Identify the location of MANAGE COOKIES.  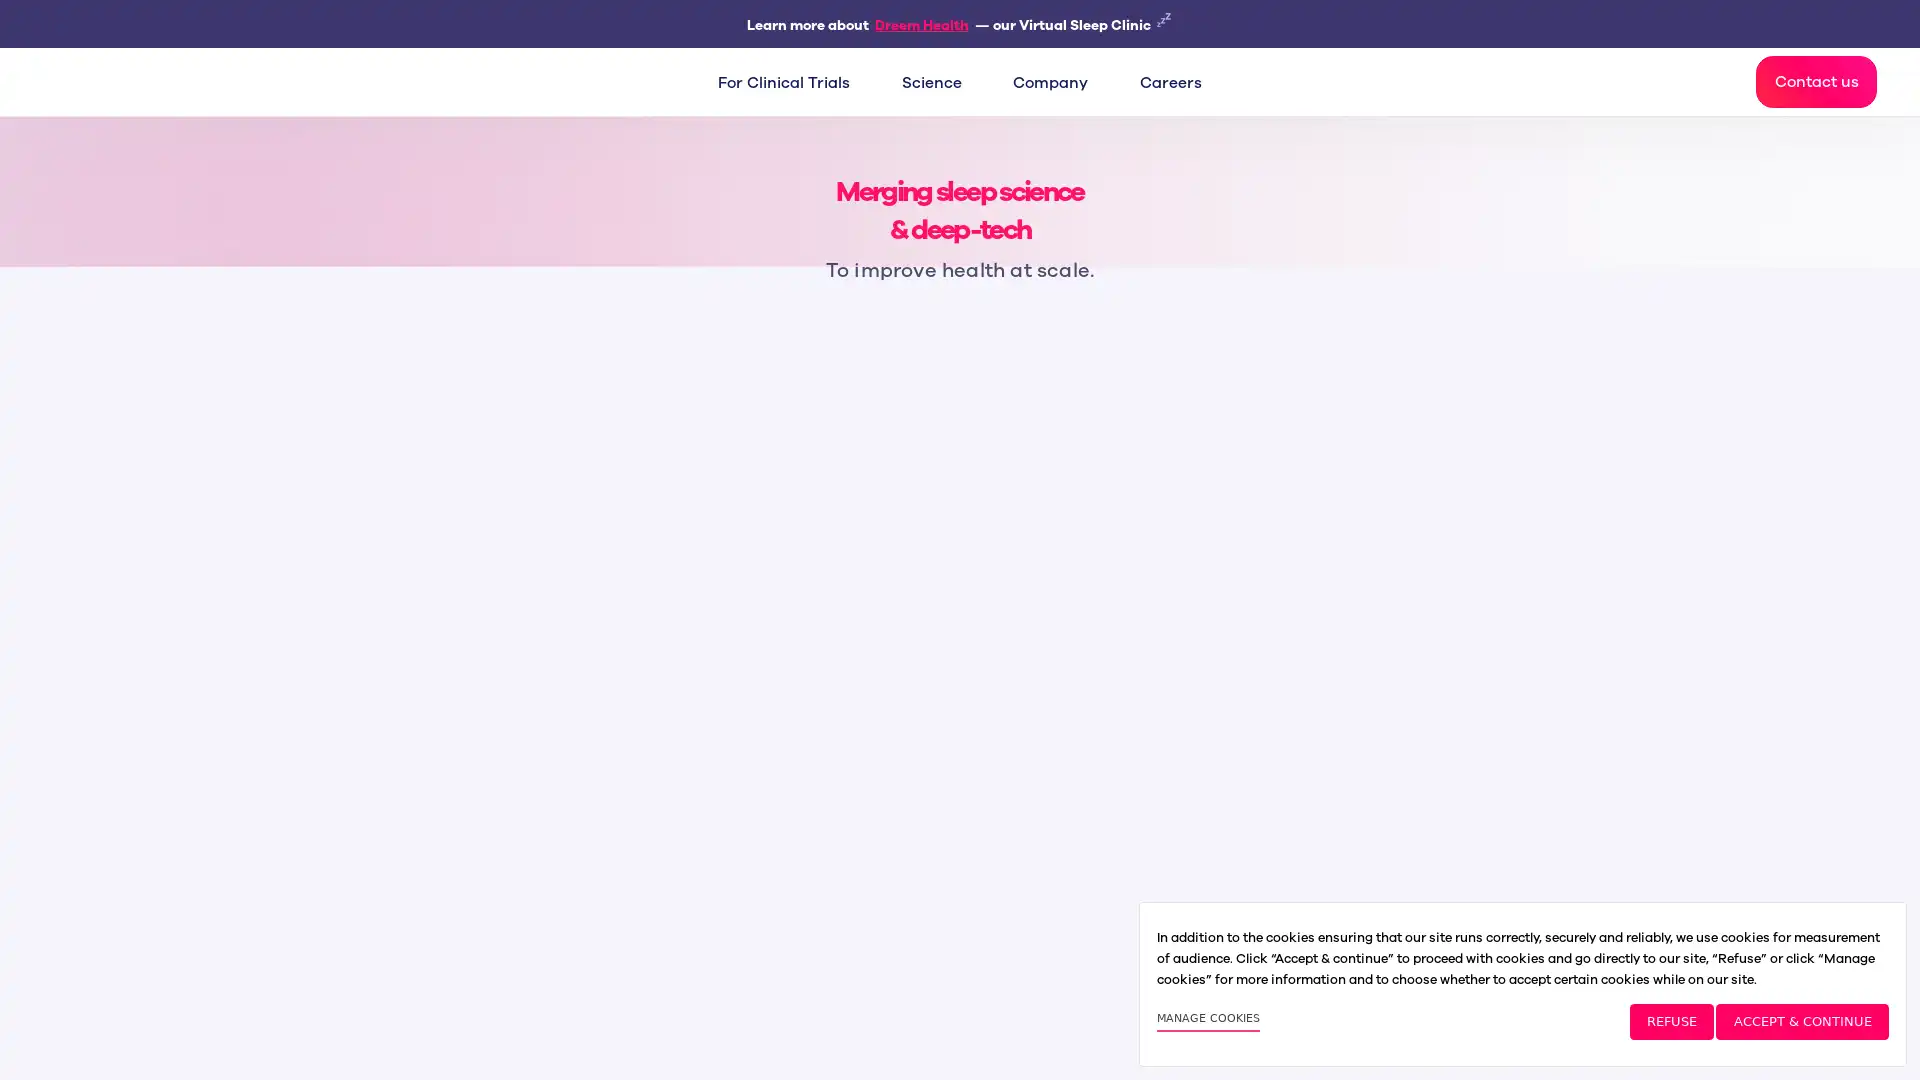
(1207, 1021).